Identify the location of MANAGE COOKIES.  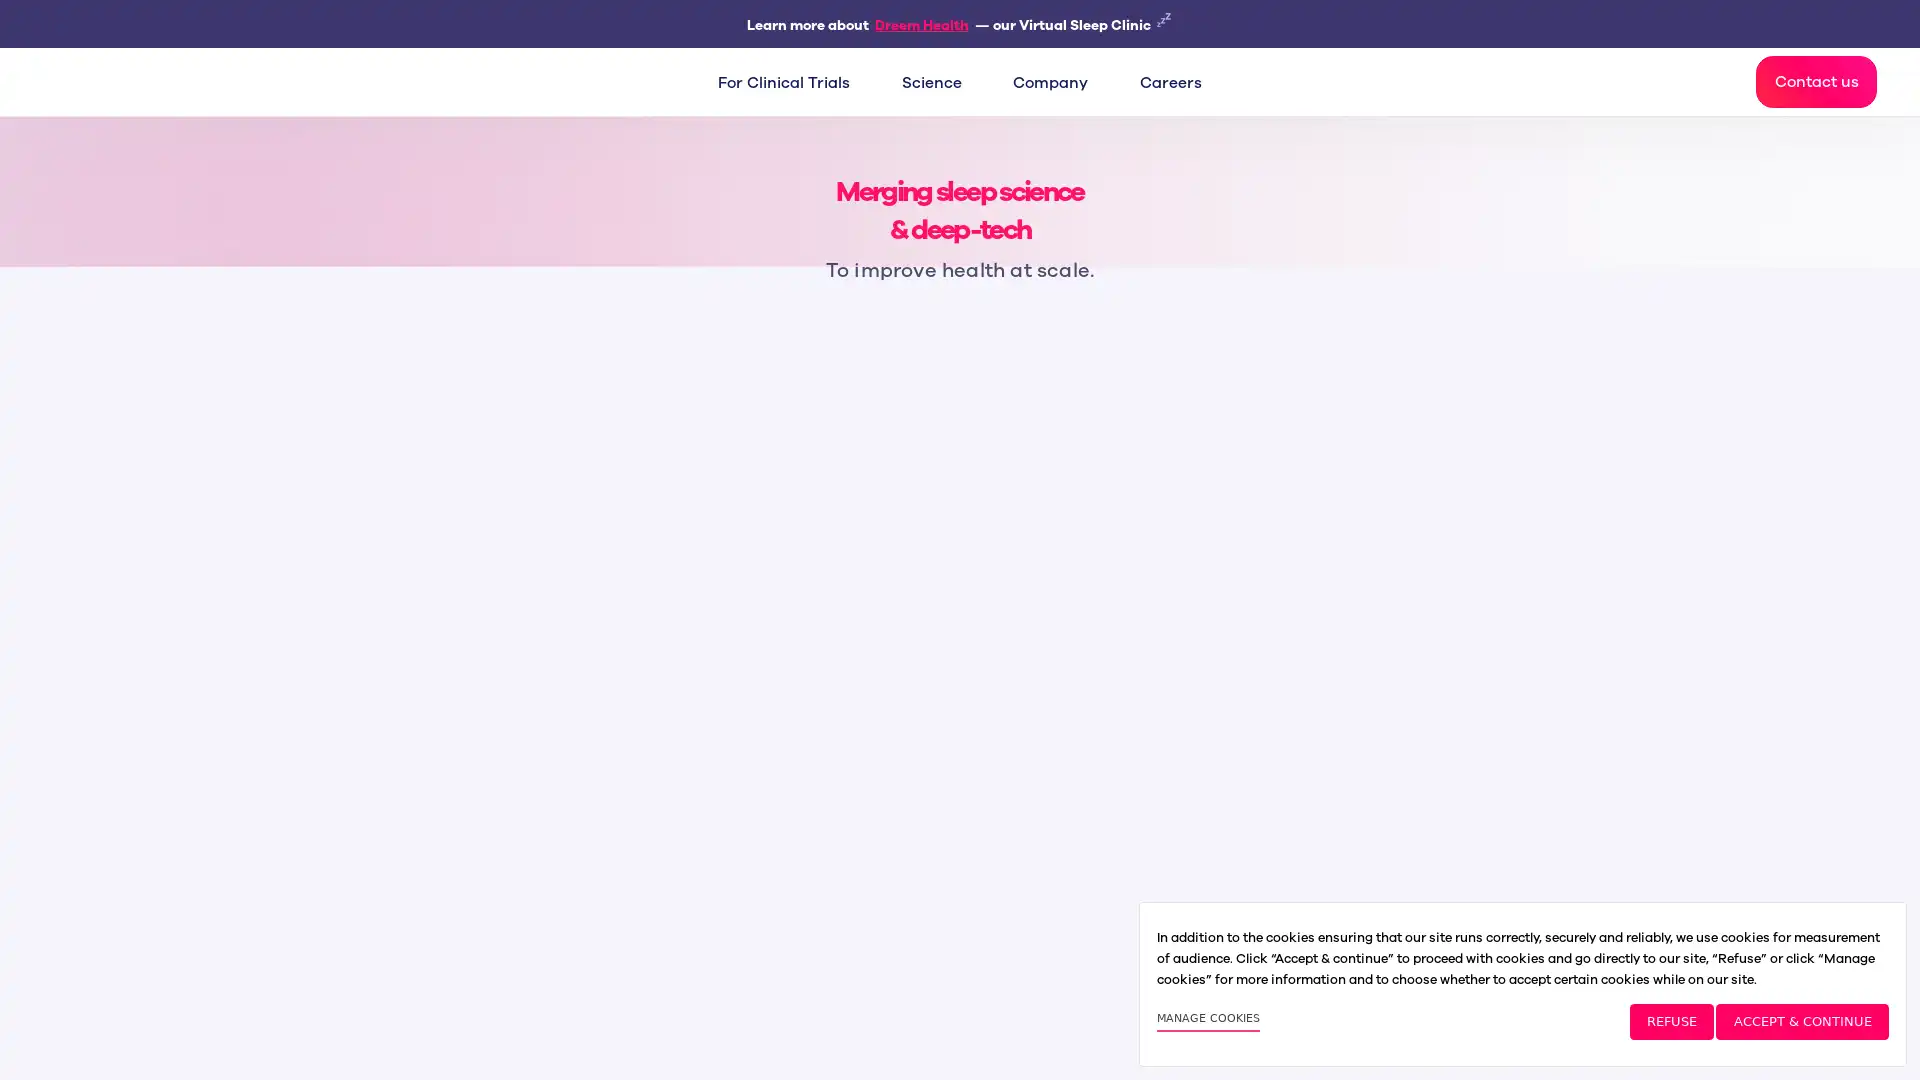
(1207, 1021).